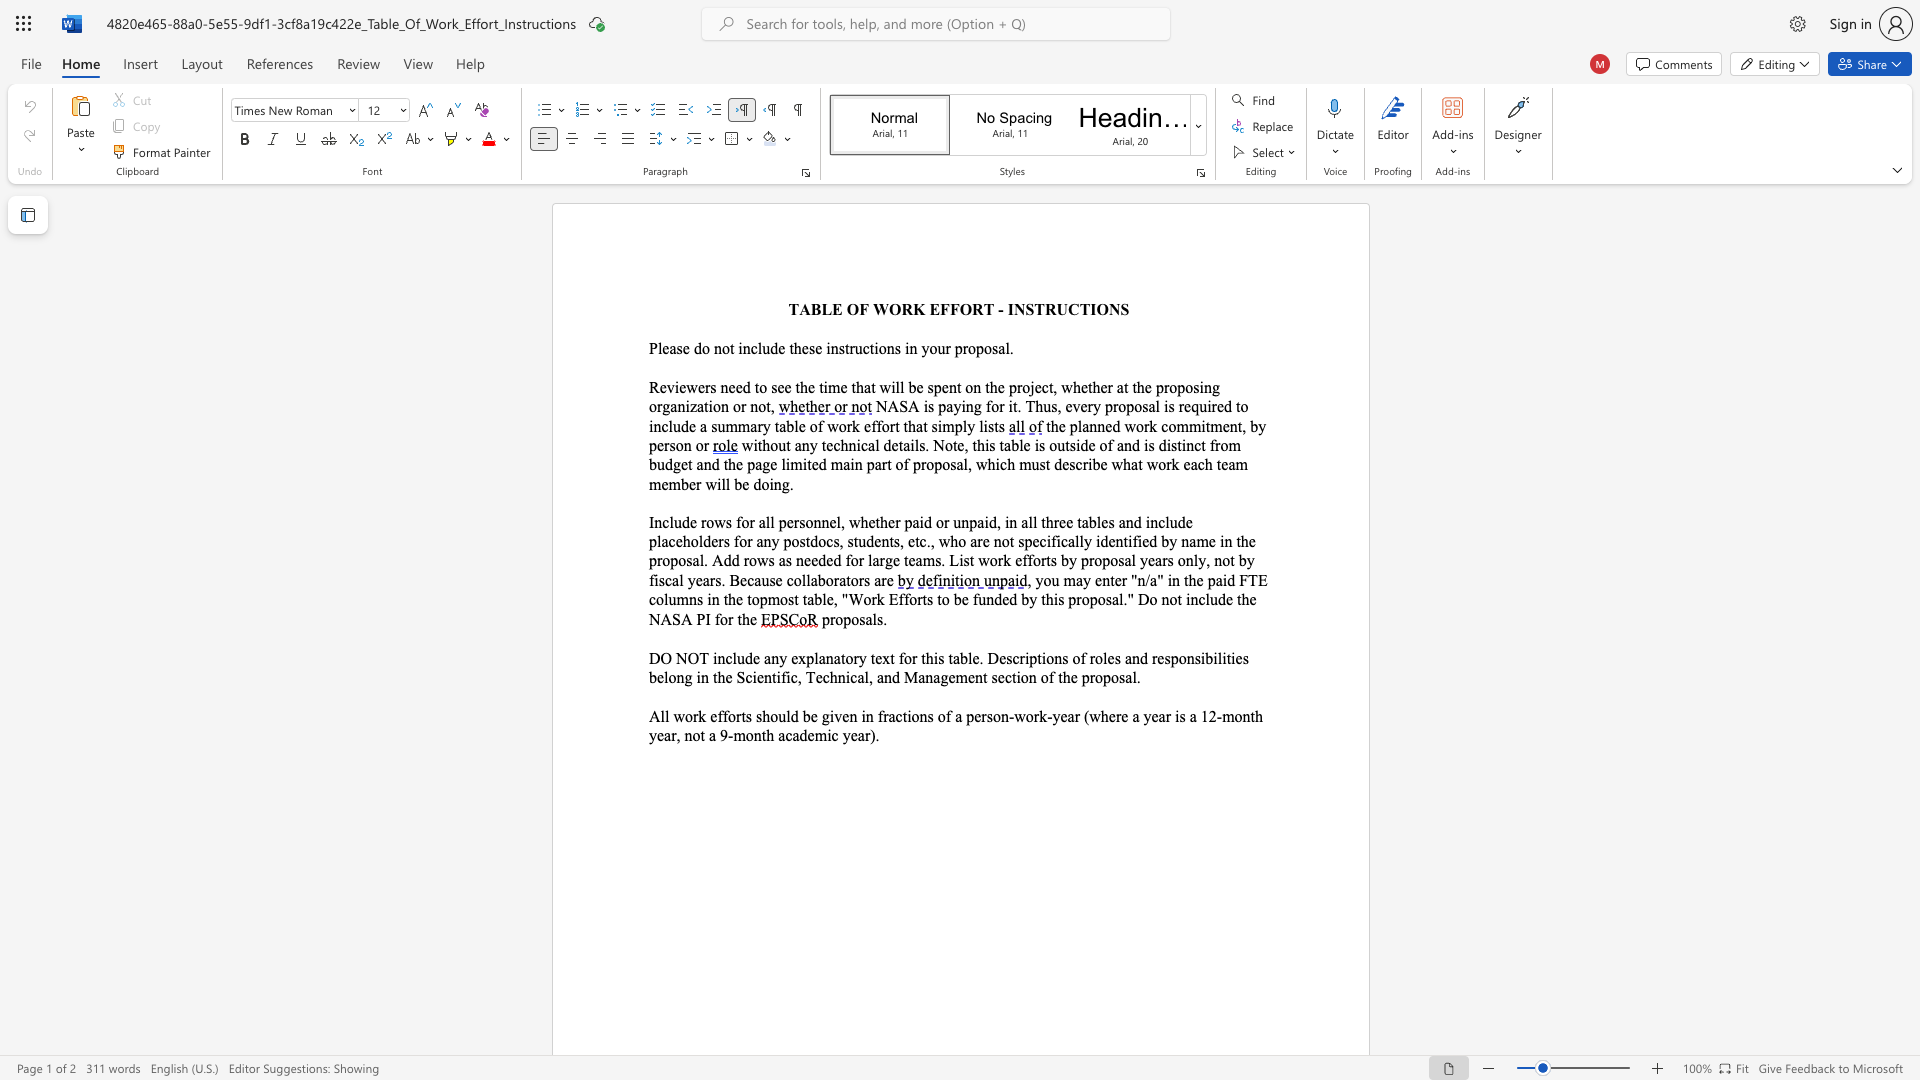 The width and height of the screenshot is (1920, 1080). What do you see at coordinates (1042, 405) in the screenshot?
I see `the space between the continuous character "h" and "u" in the text` at bounding box center [1042, 405].